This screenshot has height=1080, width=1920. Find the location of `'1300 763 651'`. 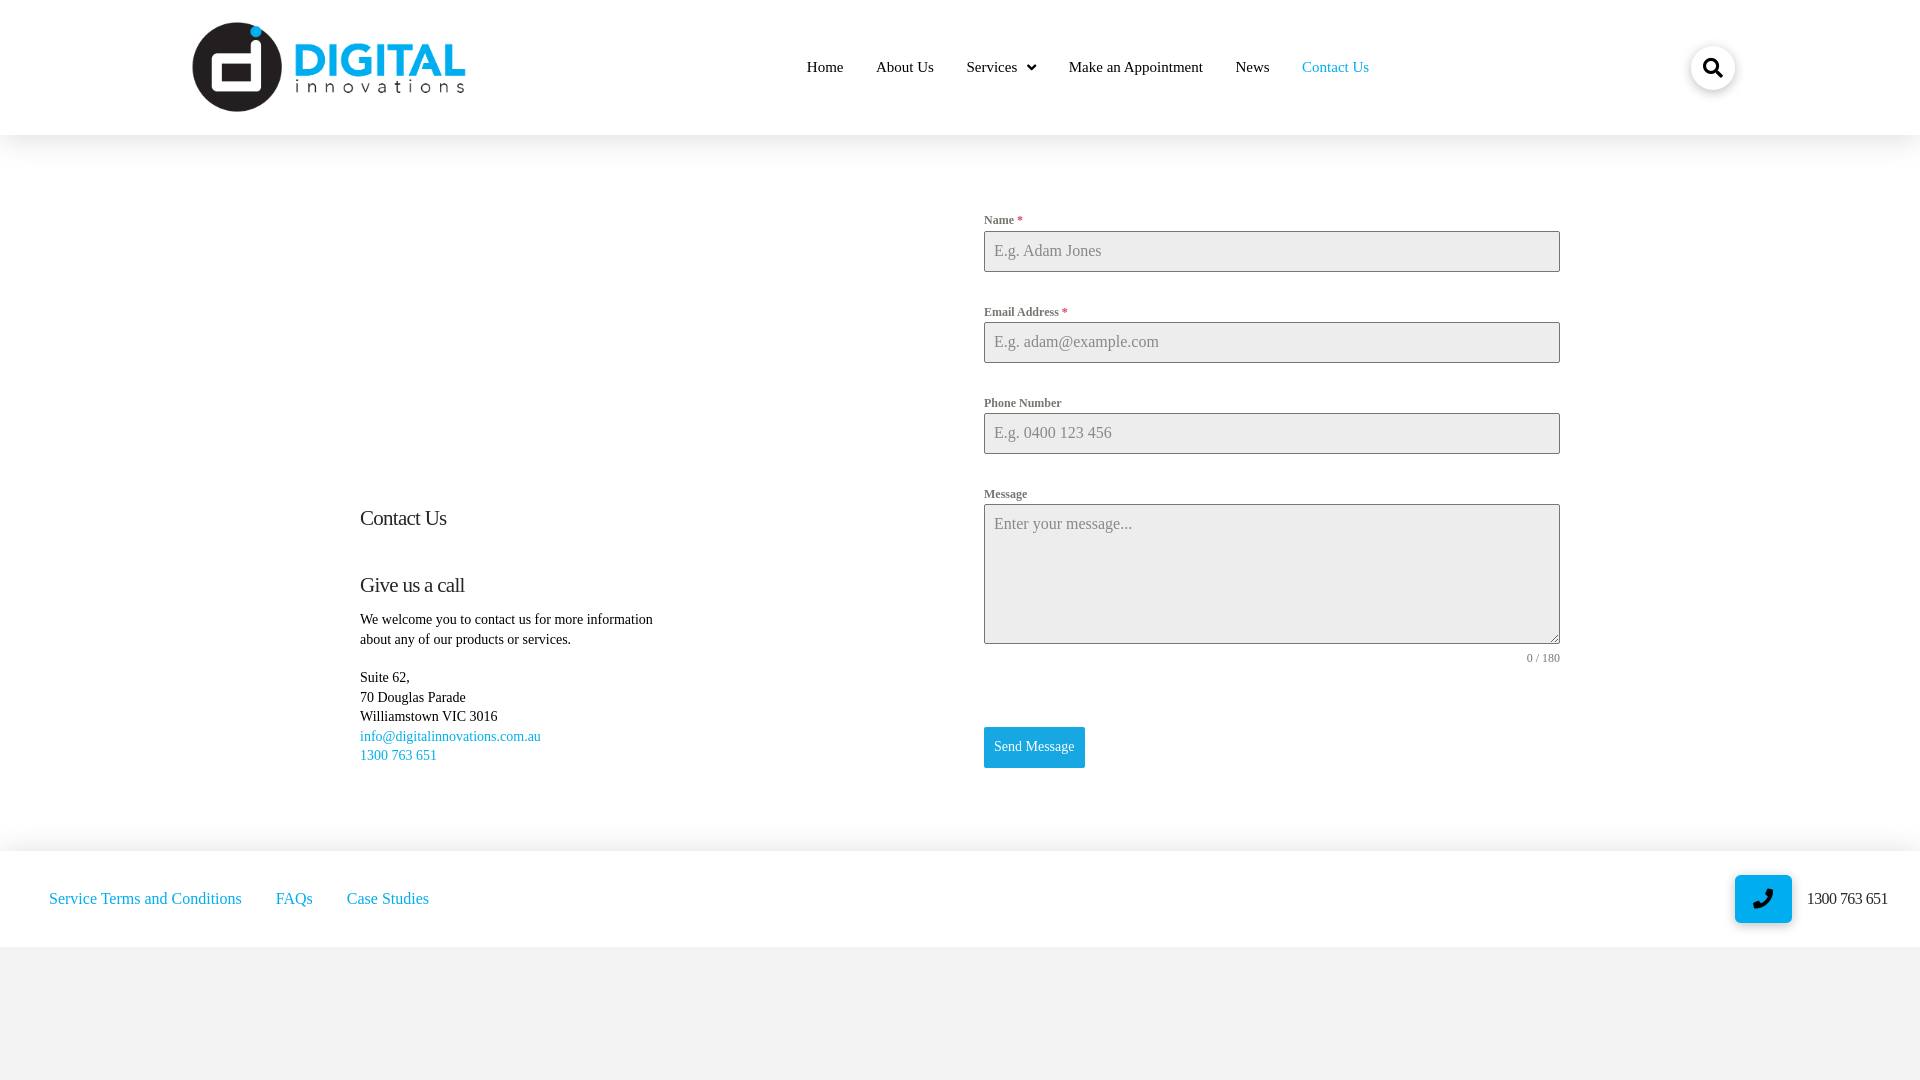

'1300 763 651' is located at coordinates (1806, 897).